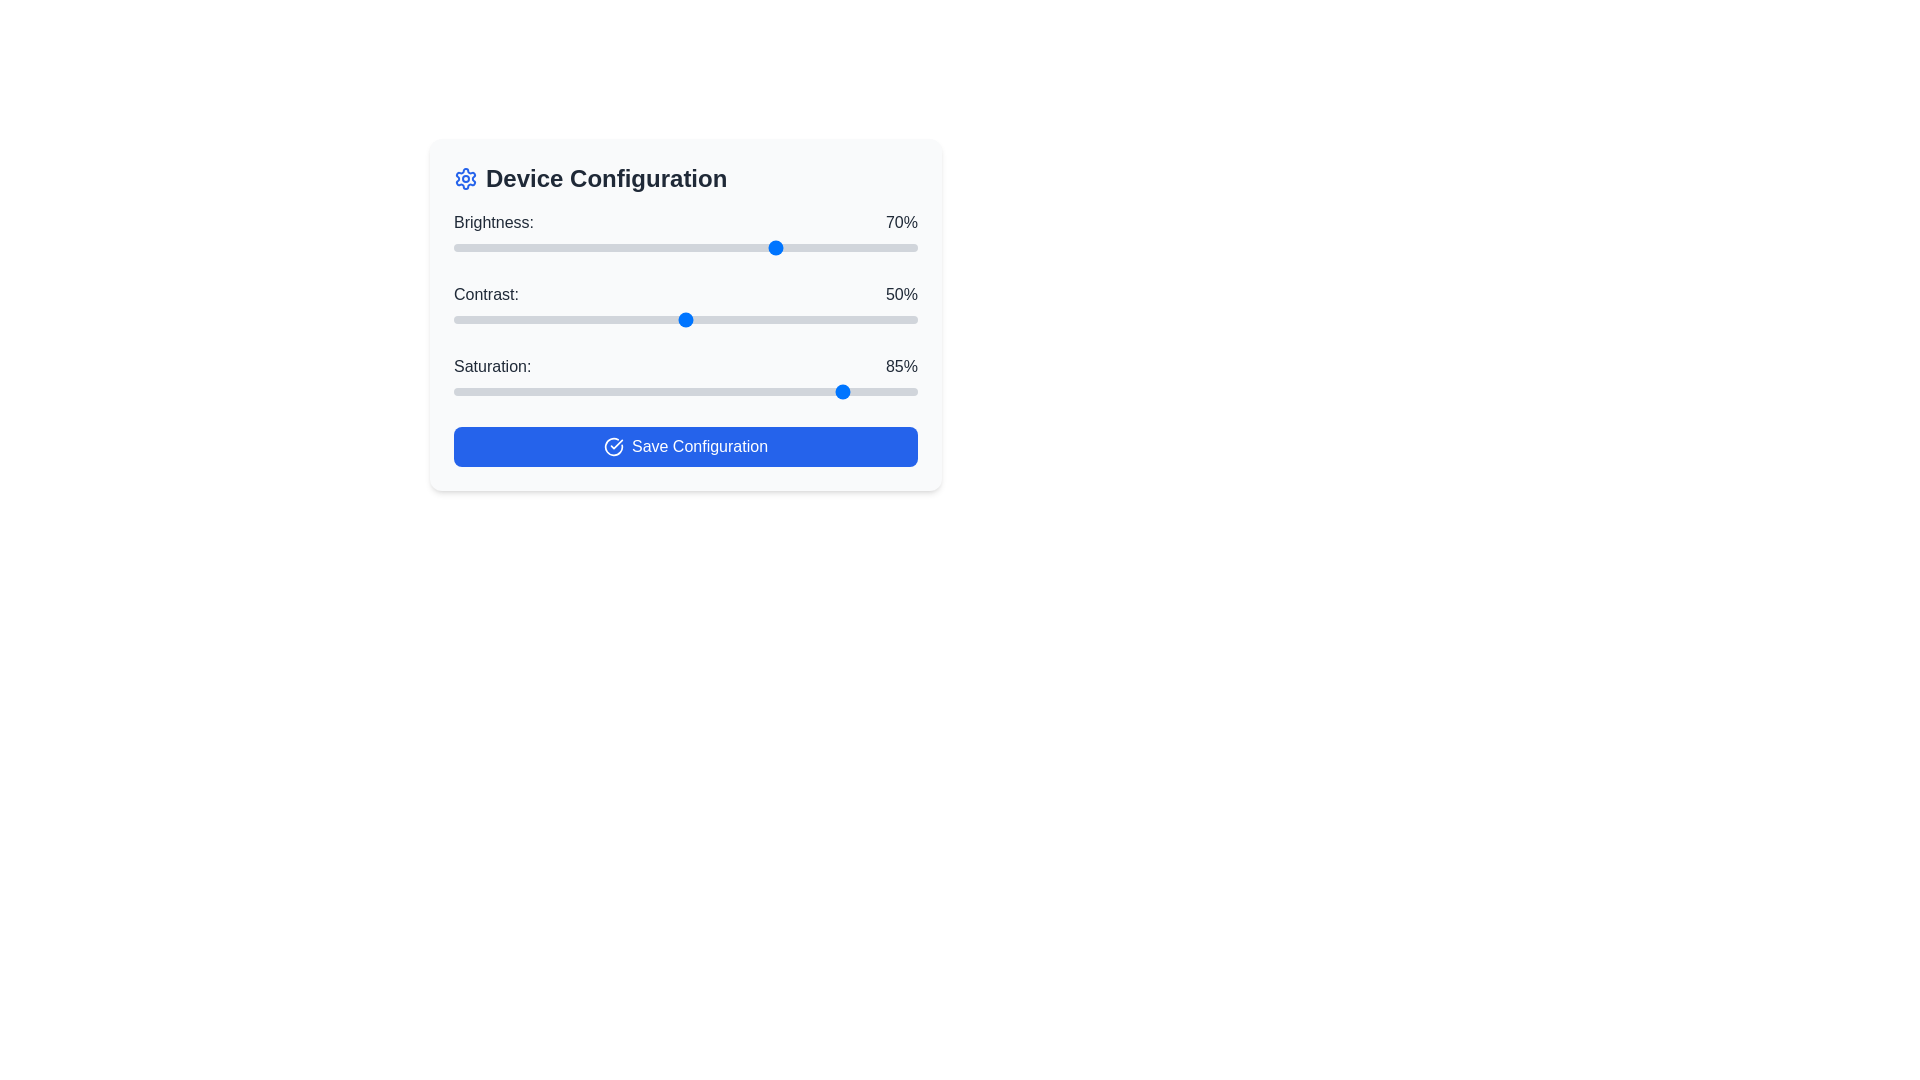 Image resolution: width=1920 pixels, height=1080 pixels. What do you see at coordinates (464, 177) in the screenshot?
I see `the settings icon represented by a cogwheel embedded within an SVG element, located at the top-left corner of the 'Device Configuration' card` at bounding box center [464, 177].